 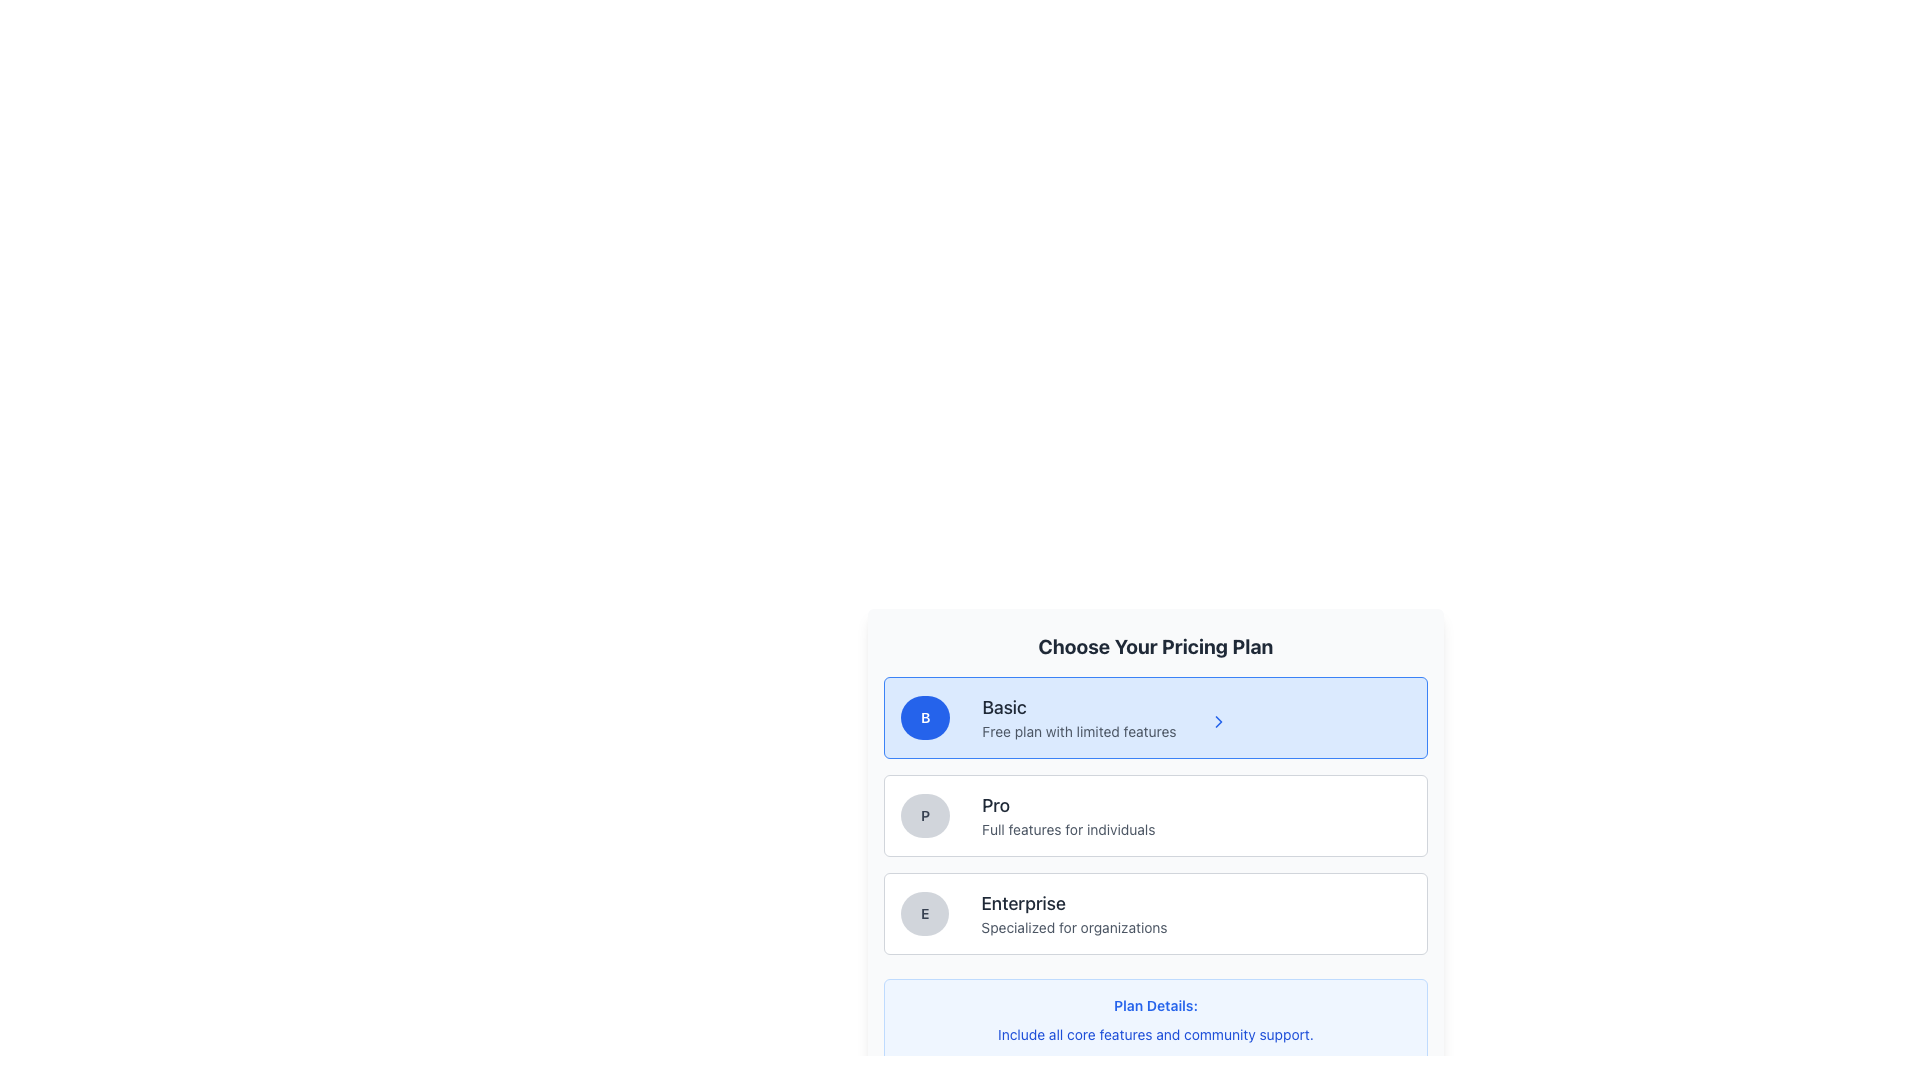 What do you see at coordinates (1067, 829) in the screenshot?
I see `the text label that describes the 'Pro' pricing plan, indicating its suitability for individuals, located centrally below the 'Pro' text in the pricing plan card` at bounding box center [1067, 829].